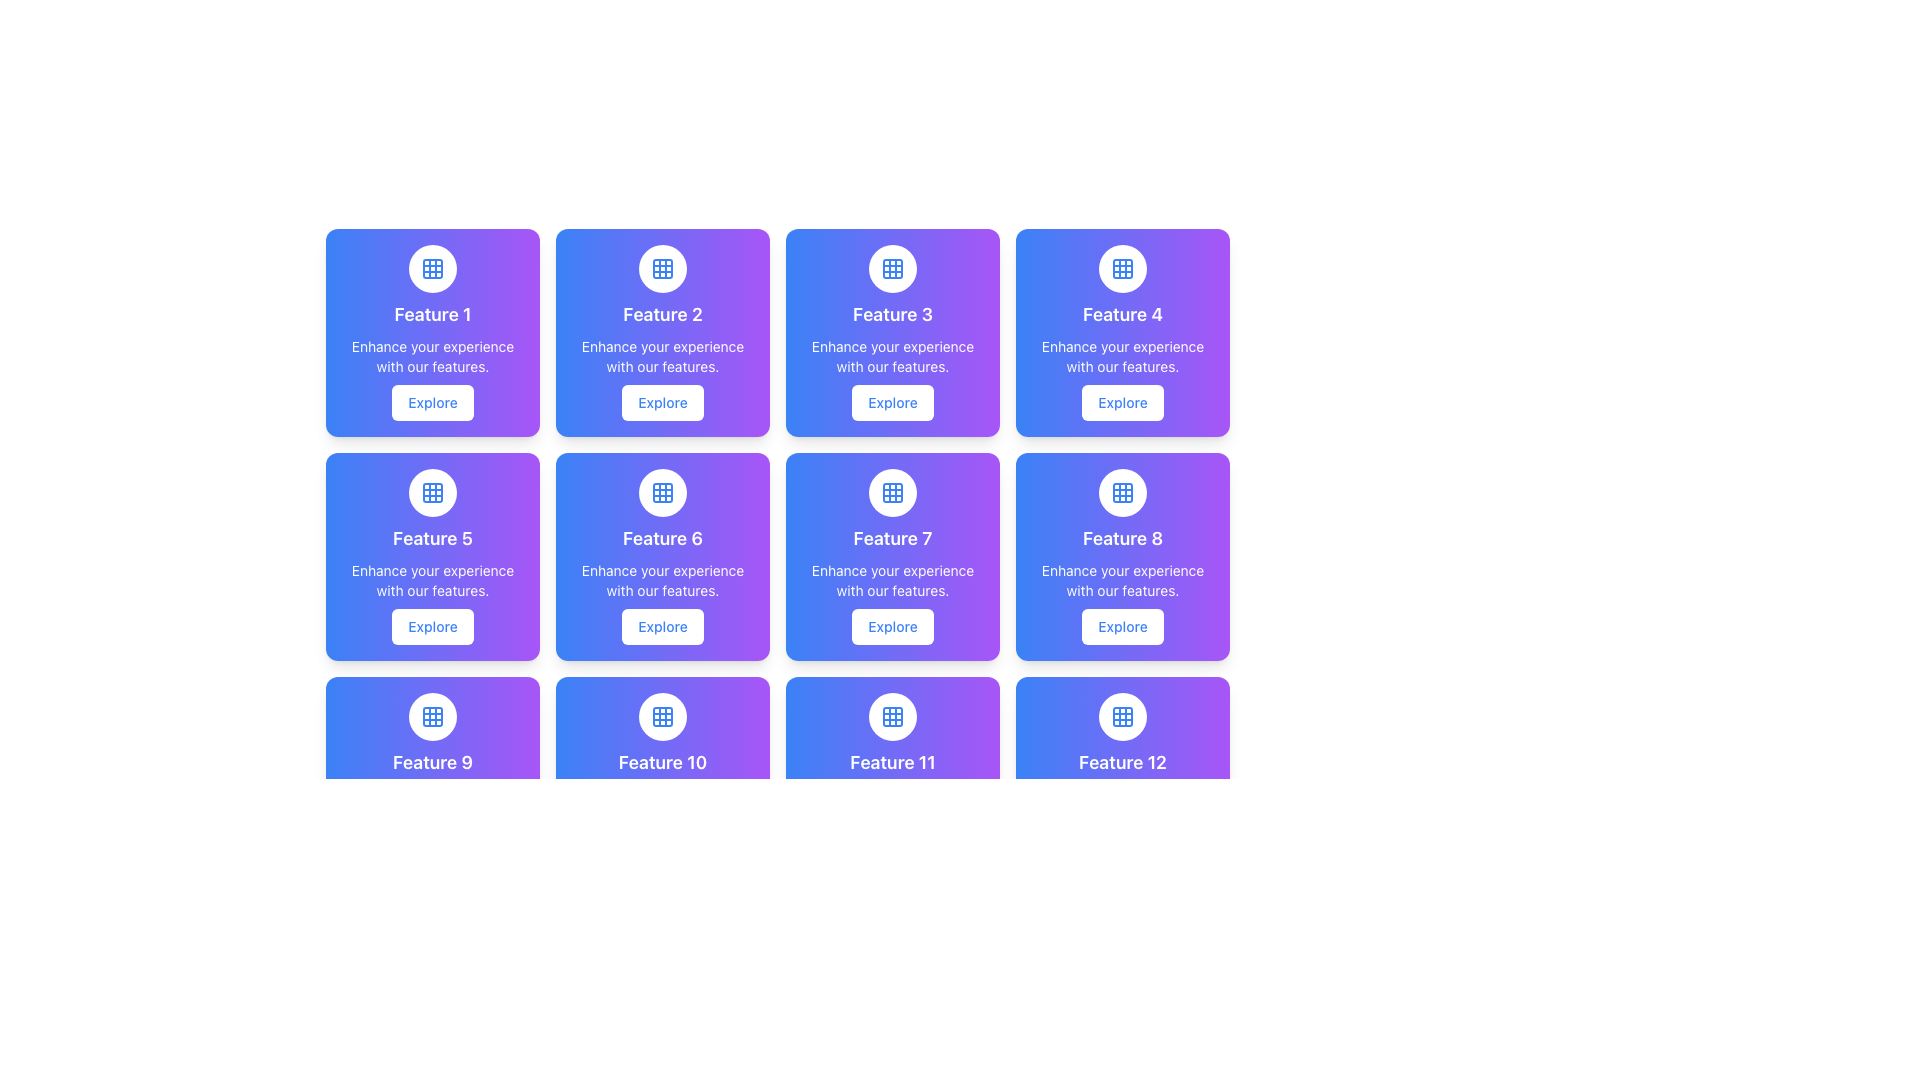 This screenshot has height=1080, width=1920. What do you see at coordinates (431, 356) in the screenshot?
I see `the static text saying 'Enhance your experience with our features.' which is centrally placed in a vibrant gradient card with a blue-to-purple background` at bounding box center [431, 356].